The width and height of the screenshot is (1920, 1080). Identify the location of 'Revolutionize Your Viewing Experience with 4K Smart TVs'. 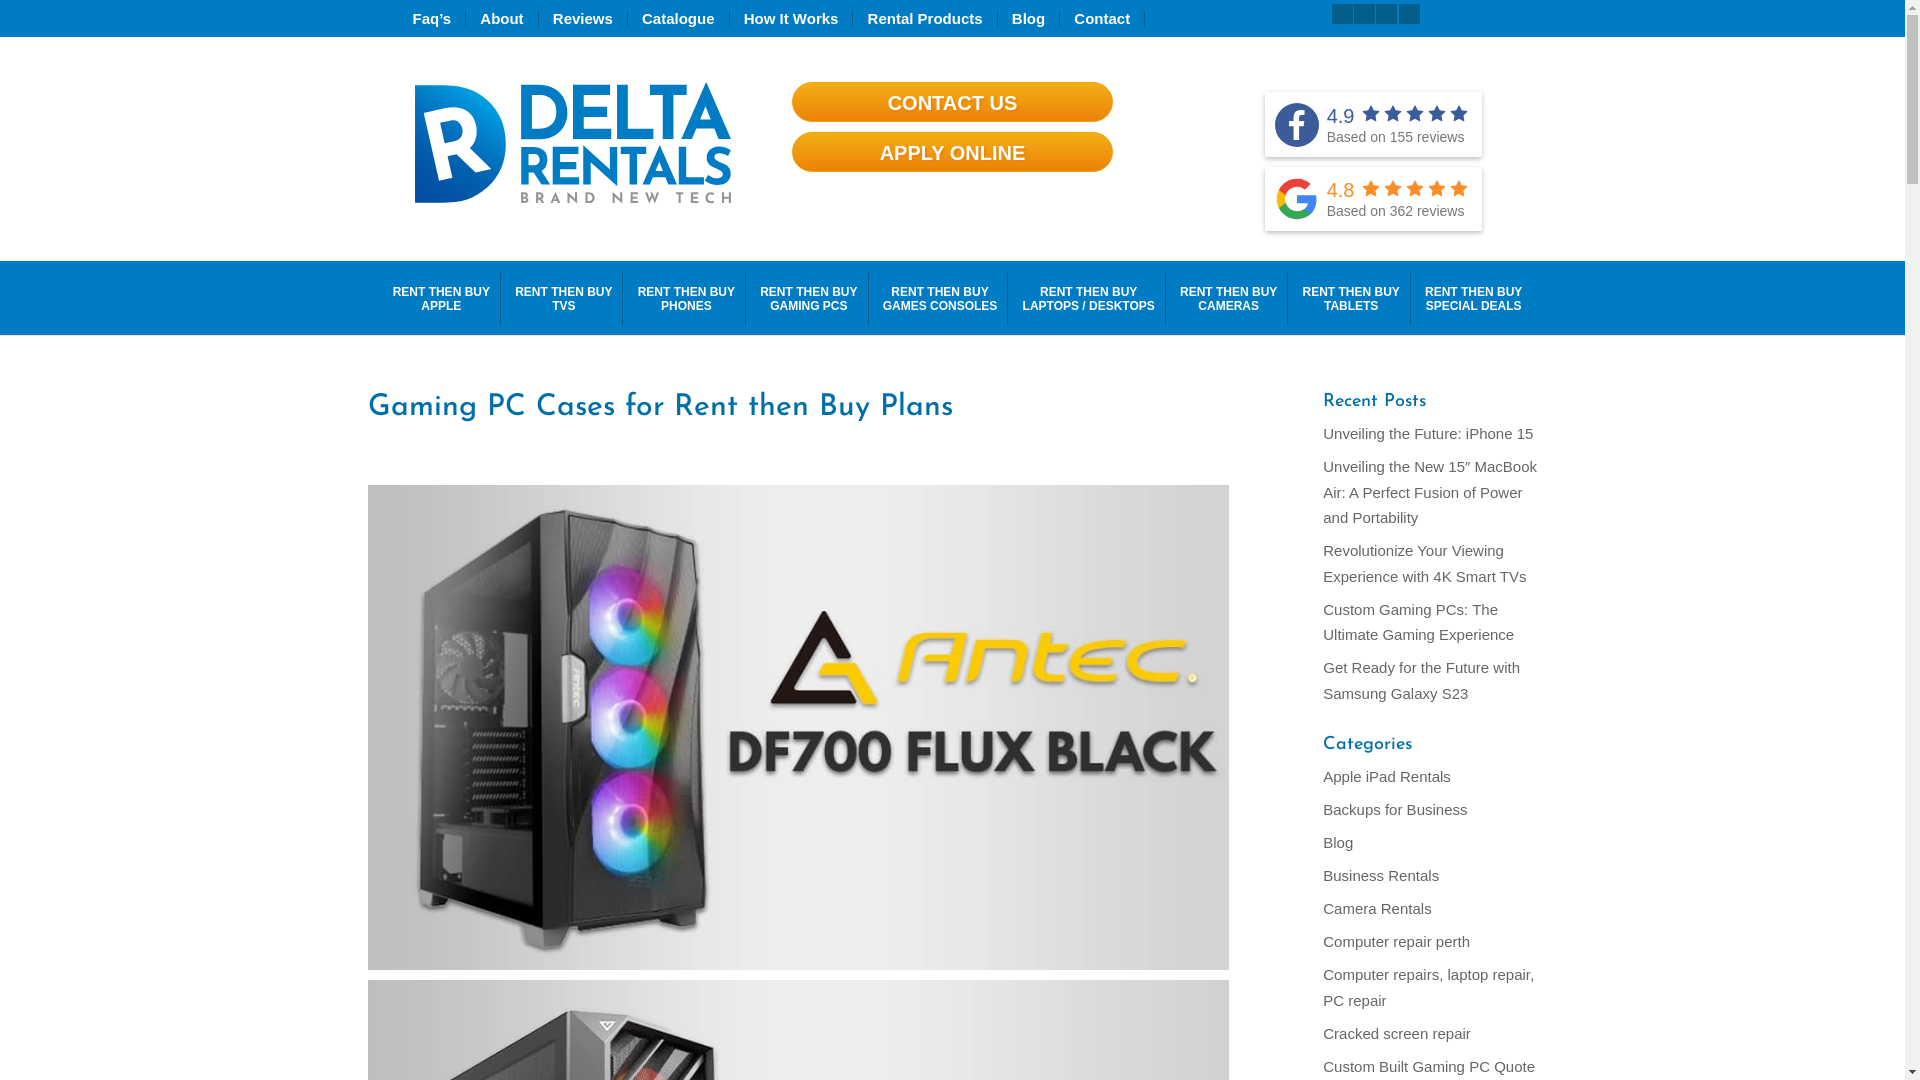
(1323, 563).